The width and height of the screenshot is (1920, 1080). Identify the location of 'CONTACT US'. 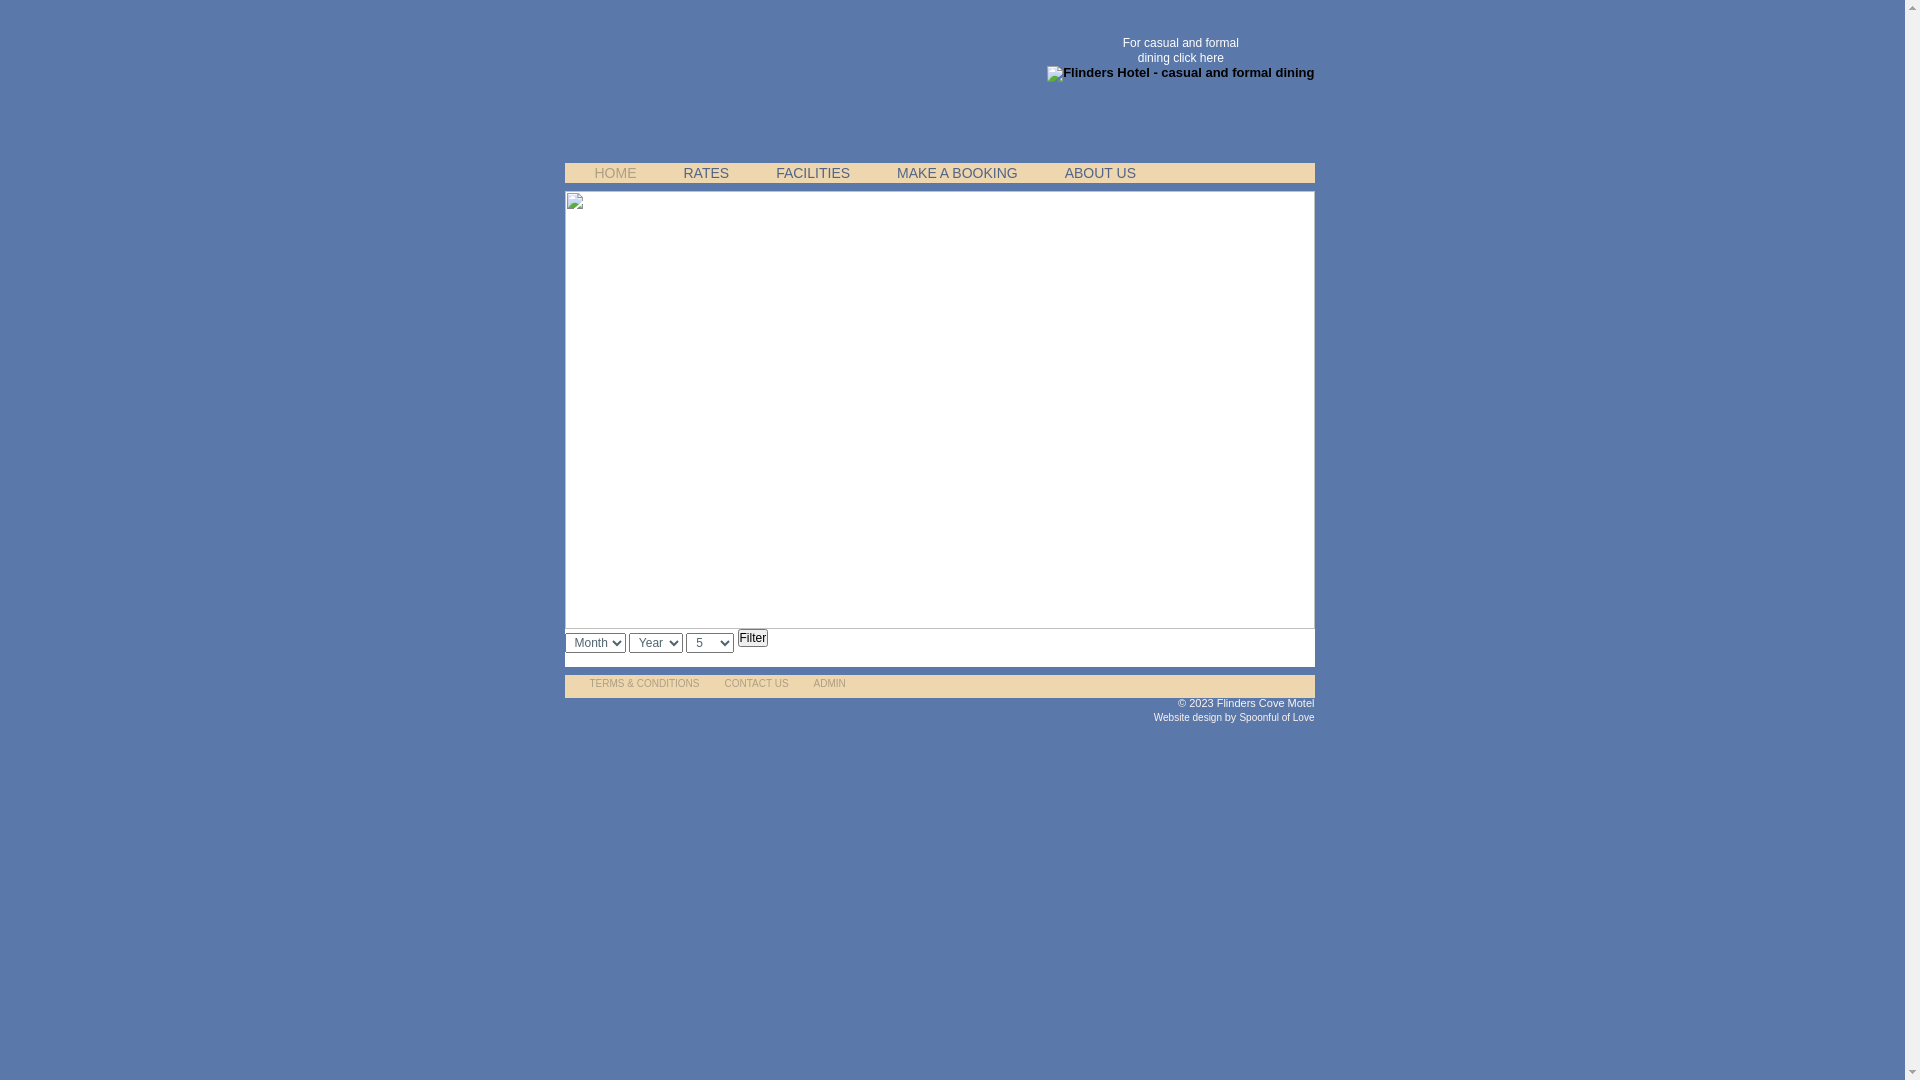
(751, 682).